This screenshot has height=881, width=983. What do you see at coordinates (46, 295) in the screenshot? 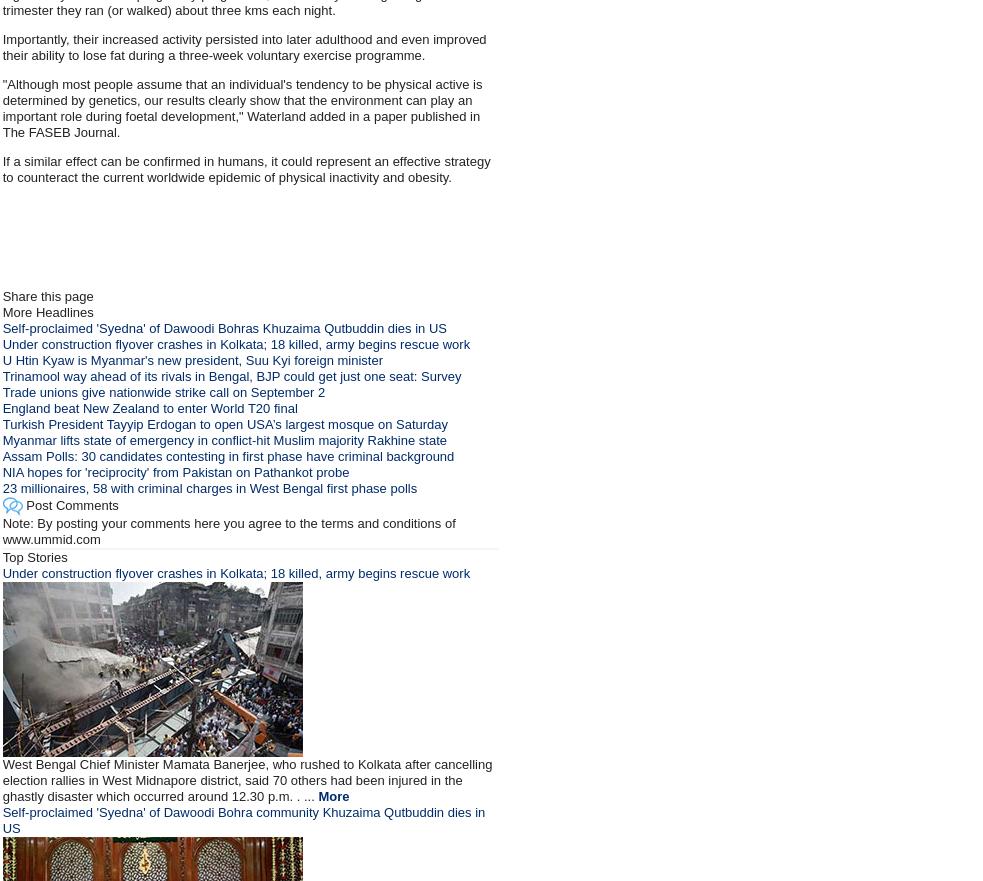
I see `'Share this page'` at bounding box center [46, 295].